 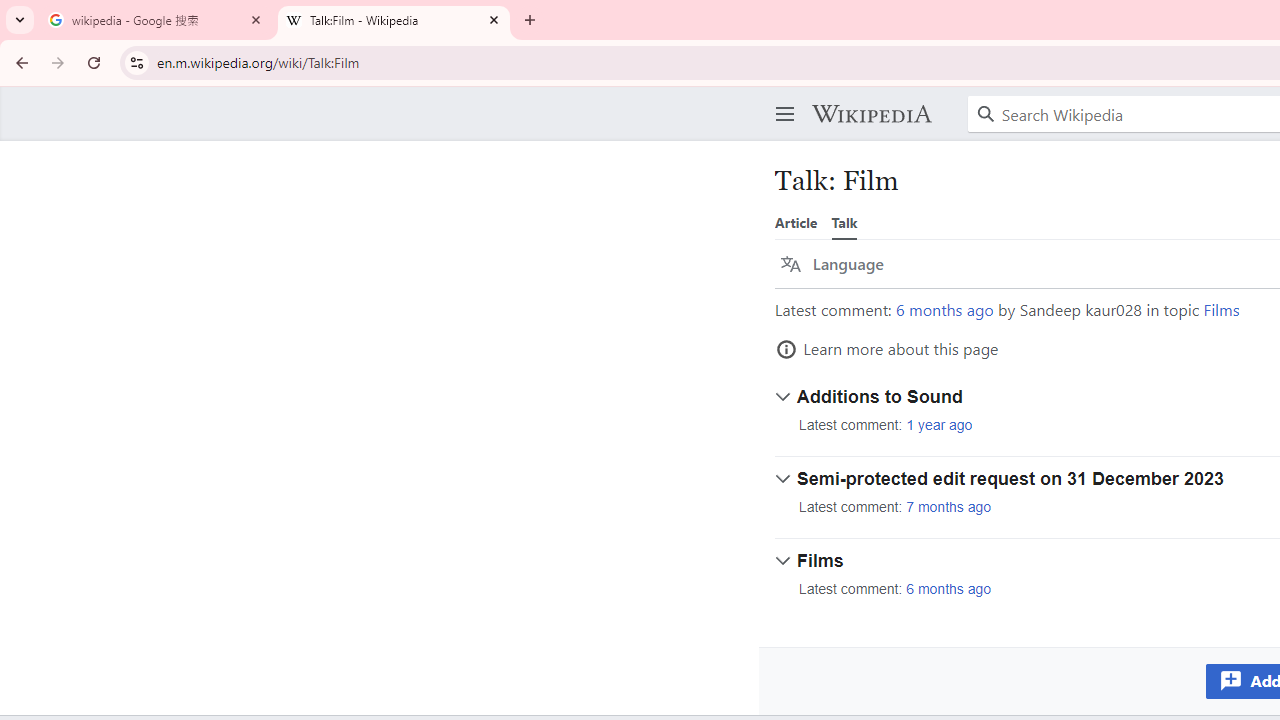 What do you see at coordinates (938, 424) in the screenshot?
I see `'1 year ago'` at bounding box center [938, 424].